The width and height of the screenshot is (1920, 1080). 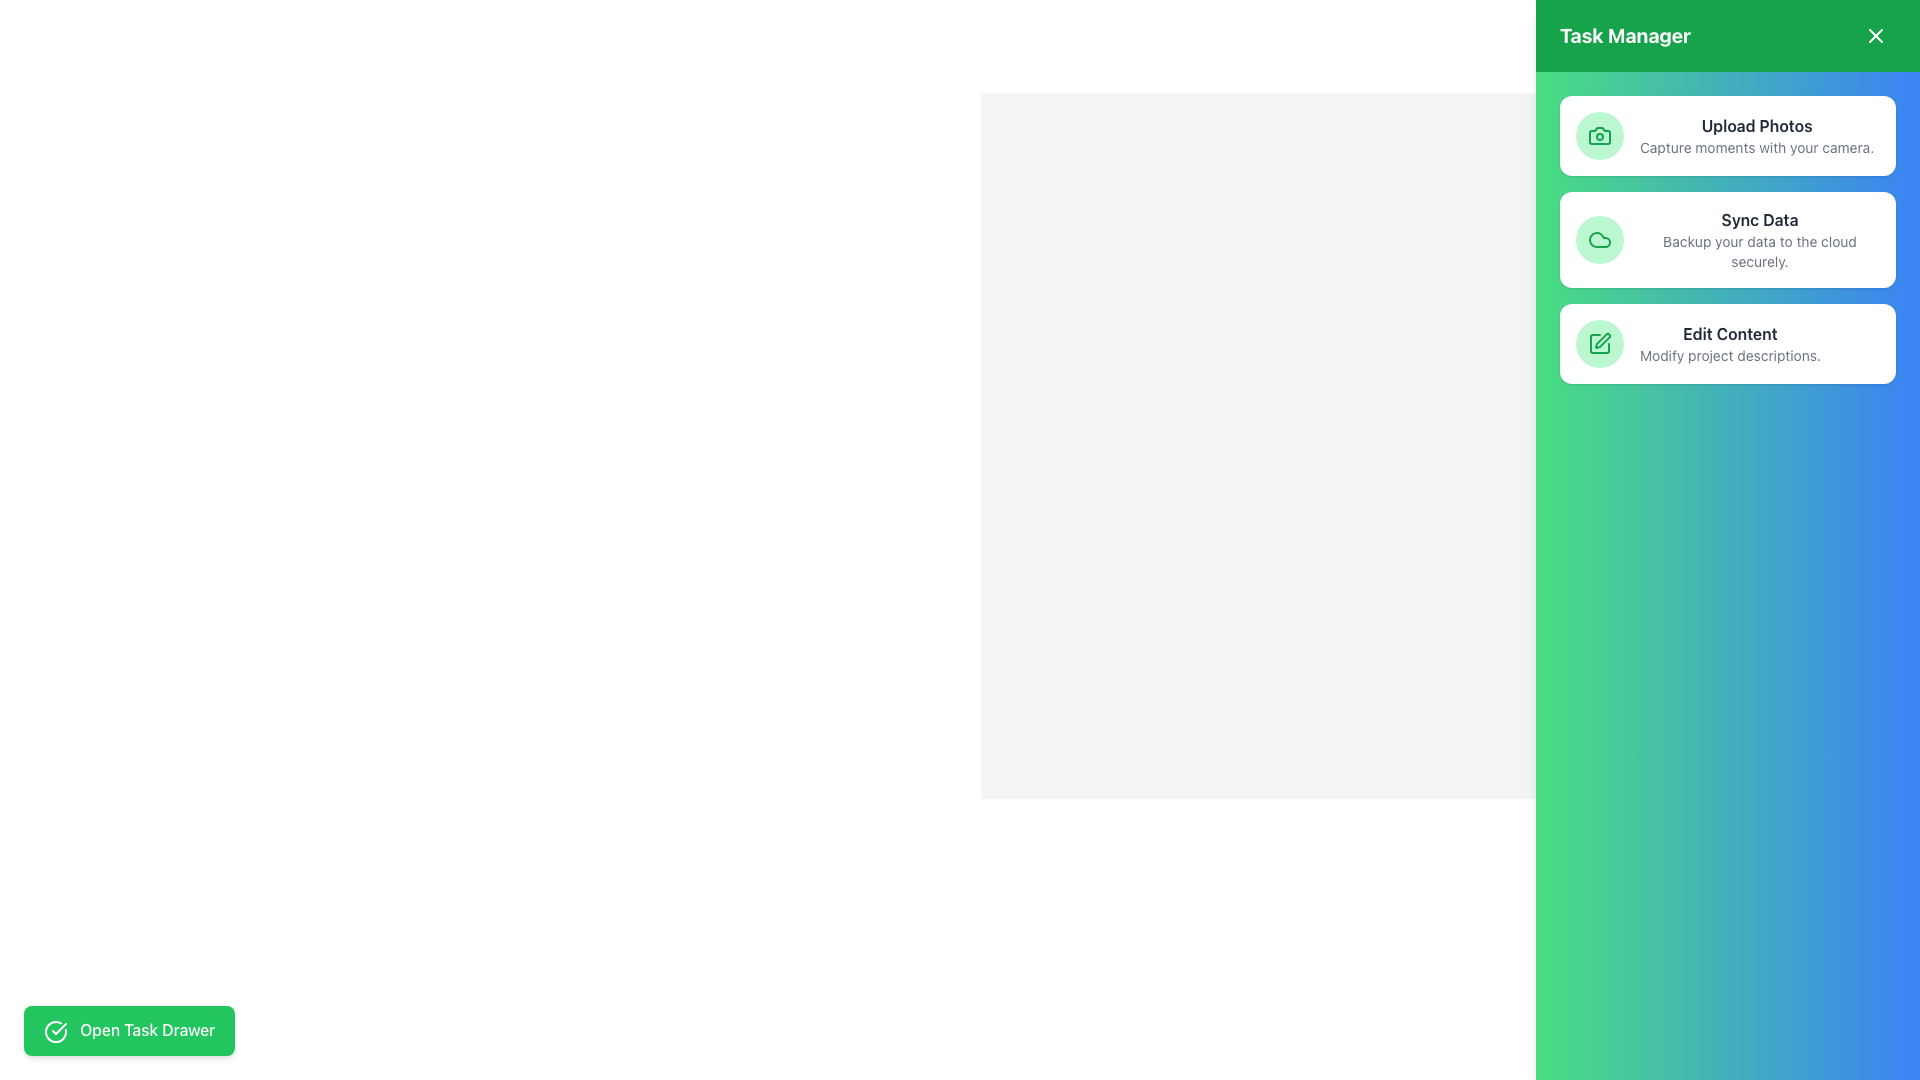 What do you see at coordinates (1598, 238) in the screenshot?
I see `the SVG cloud icon outlined by a green circular background, which is the second icon in the vertical menu under the 'Task Manager' section` at bounding box center [1598, 238].